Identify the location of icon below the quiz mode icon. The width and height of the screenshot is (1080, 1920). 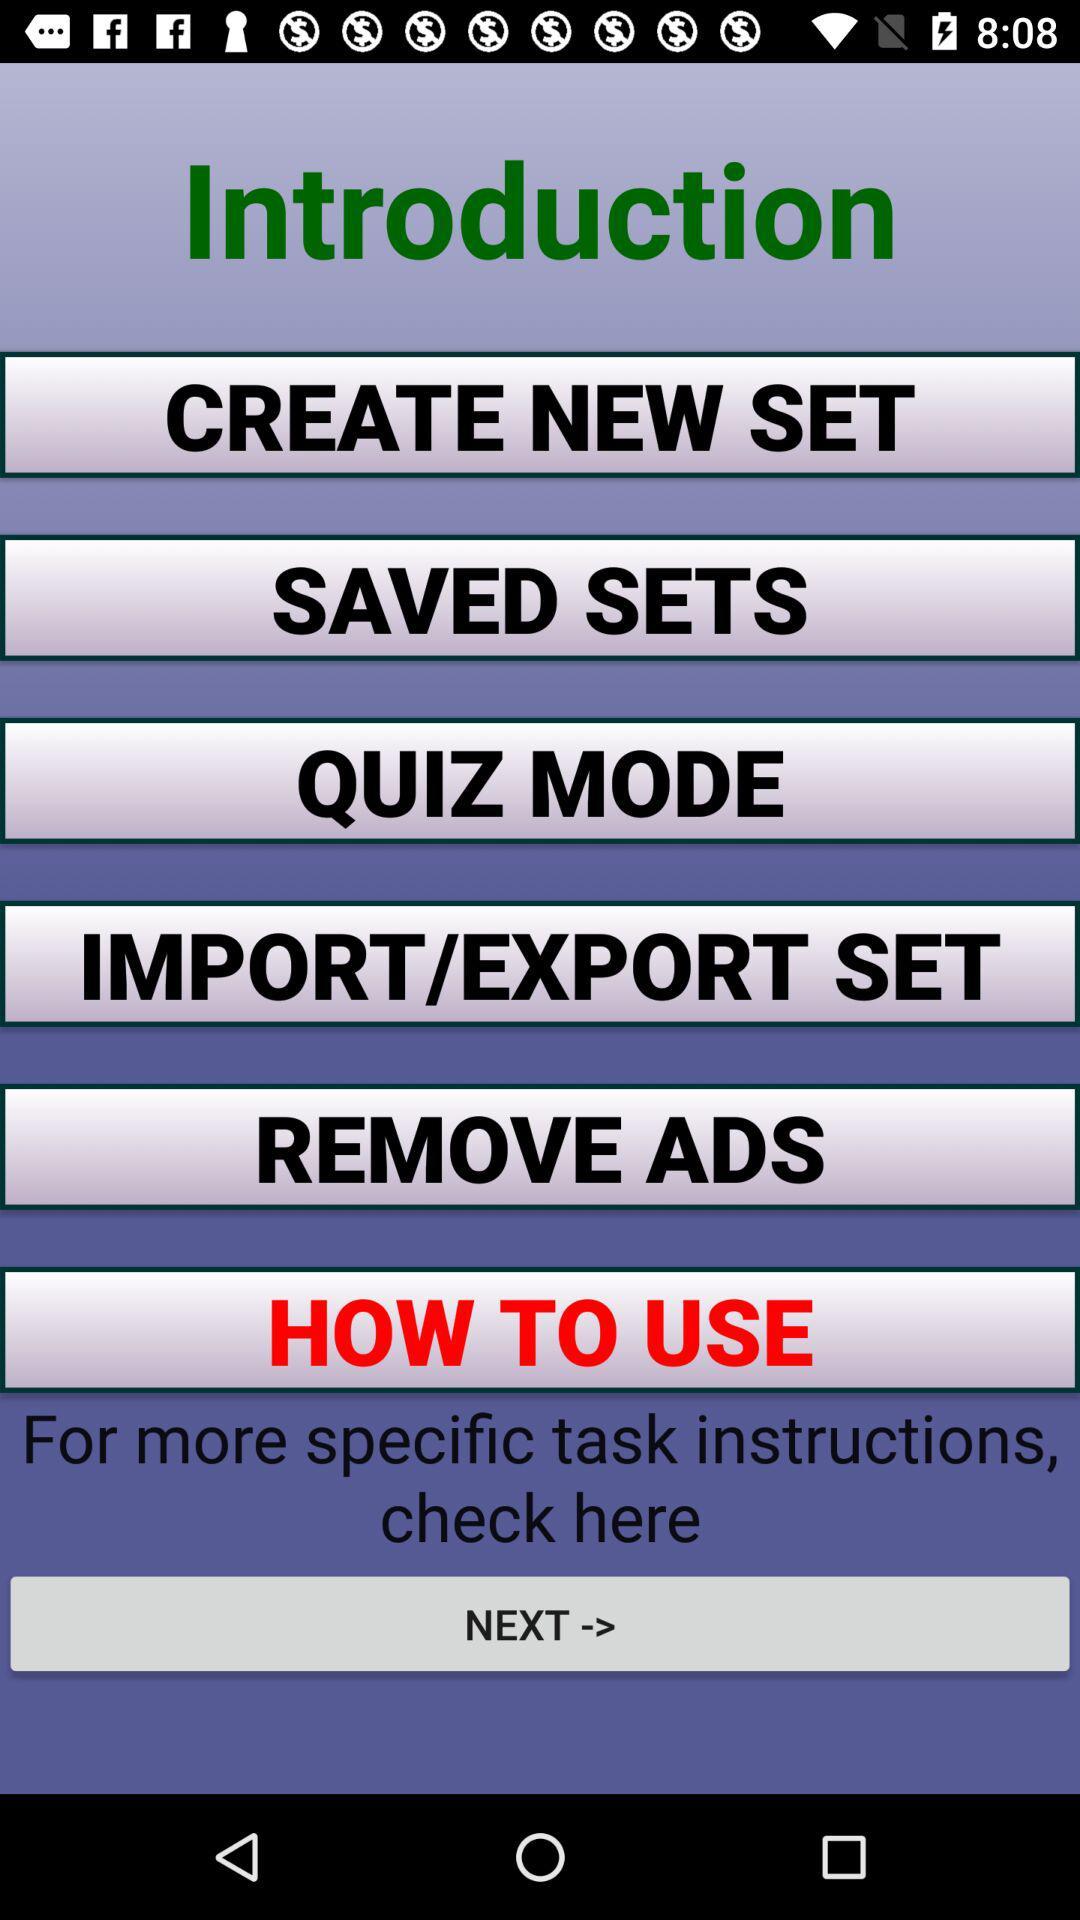
(540, 963).